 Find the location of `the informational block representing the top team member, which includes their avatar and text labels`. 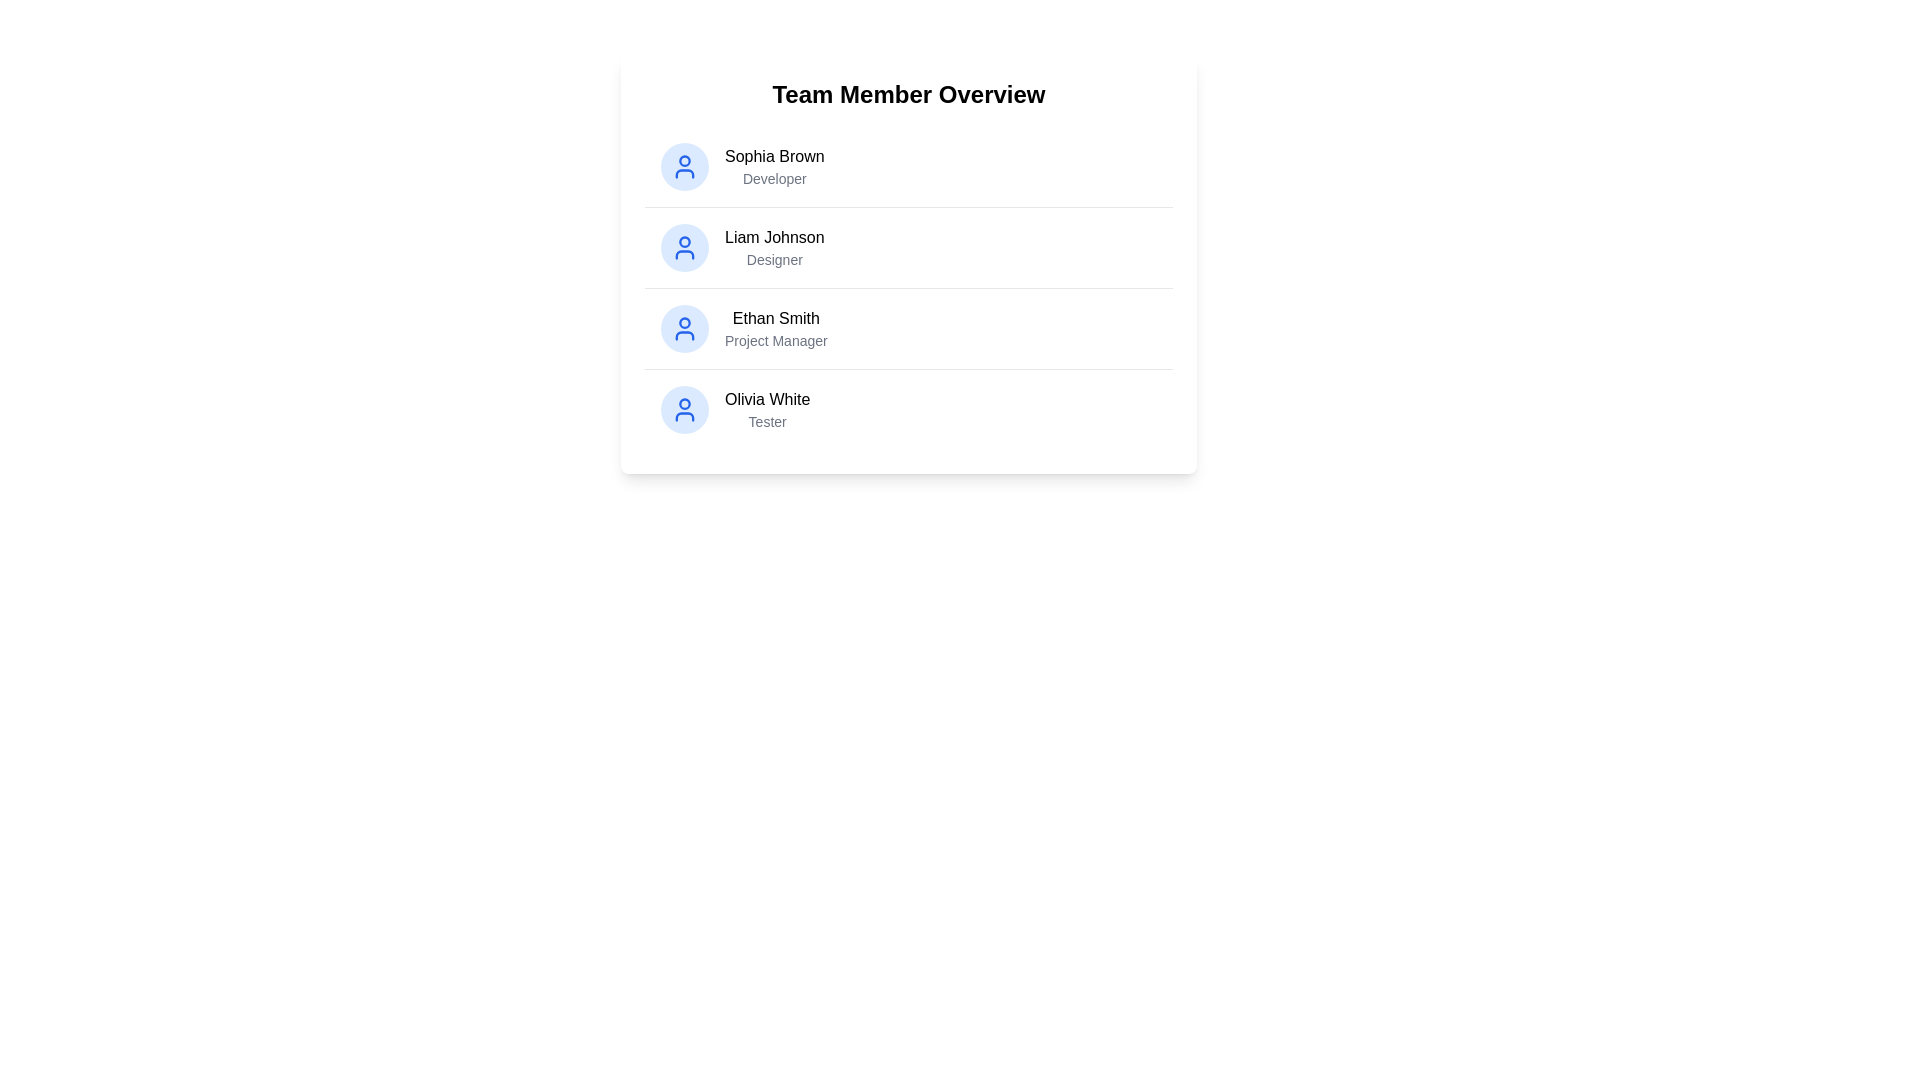

the informational block representing the top team member, which includes their avatar and text labels is located at coordinates (741, 165).